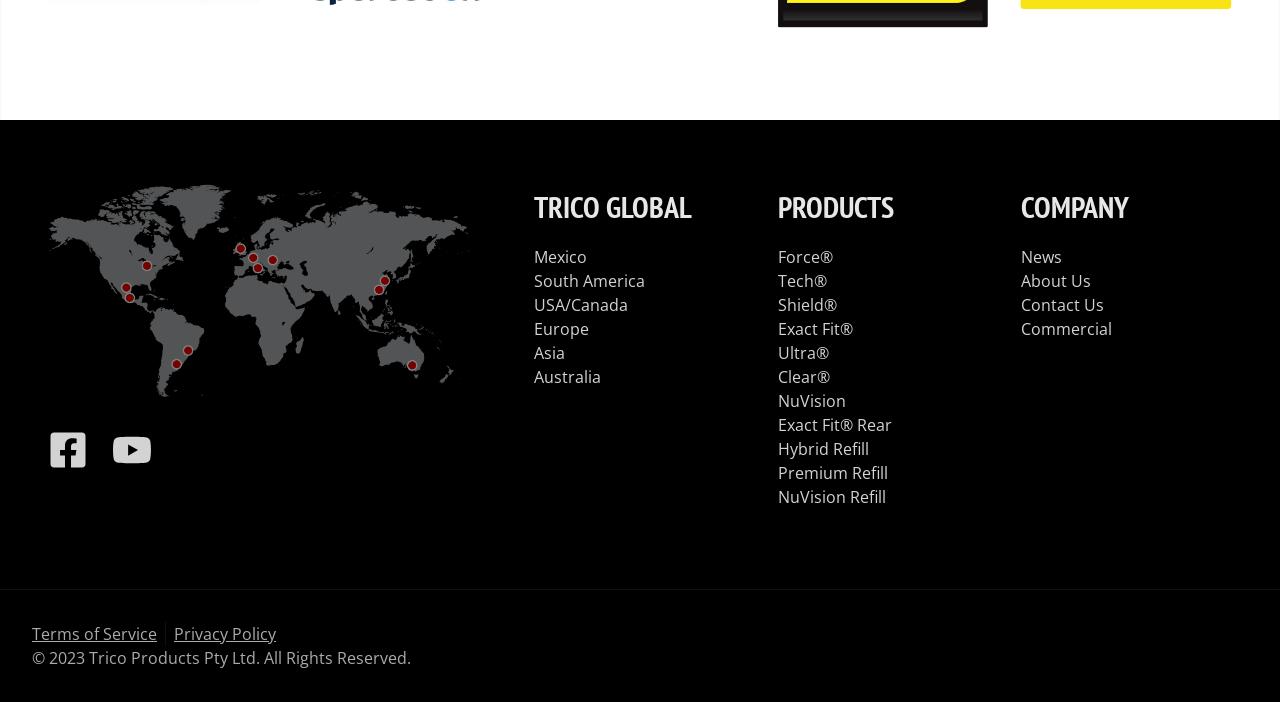 This screenshot has height=702, width=1280. Describe the element at coordinates (1020, 327) in the screenshot. I see `'Commercial'` at that location.